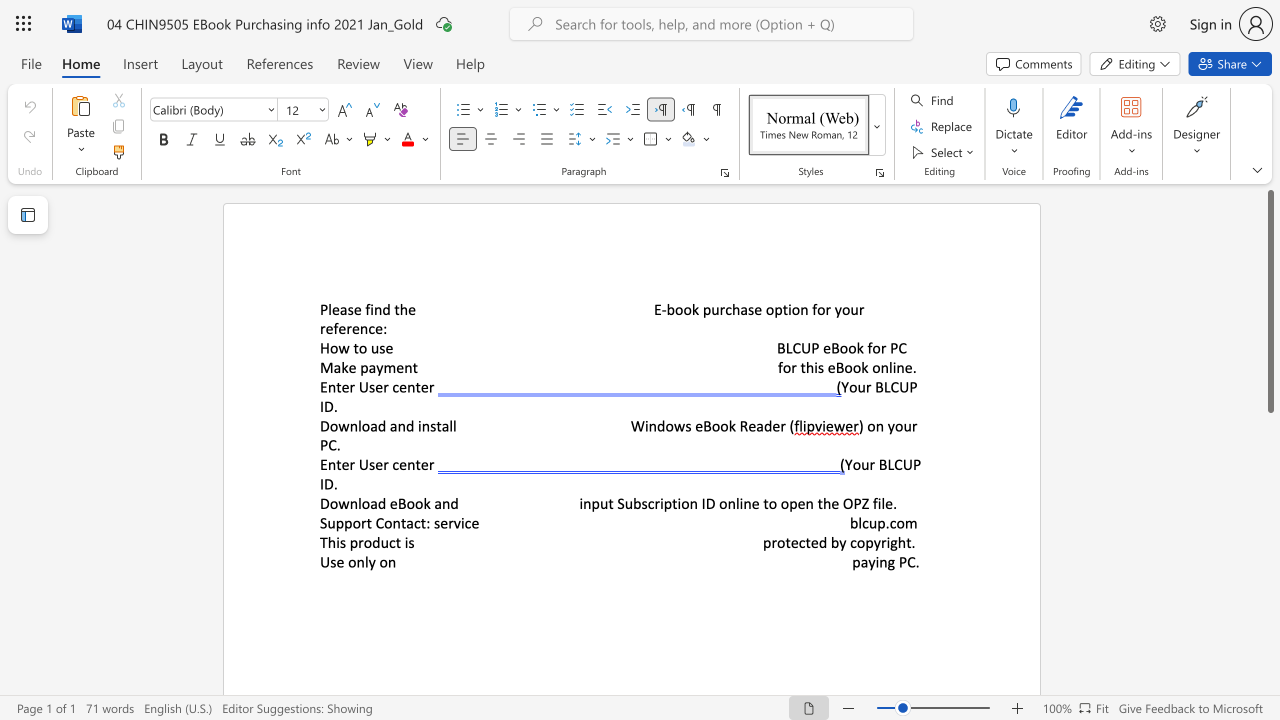  What do you see at coordinates (882, 387) in the screenshot?
I see `the subset text "LC" within the text "Your BLCUP ID."` at bounding box center [882, 387].